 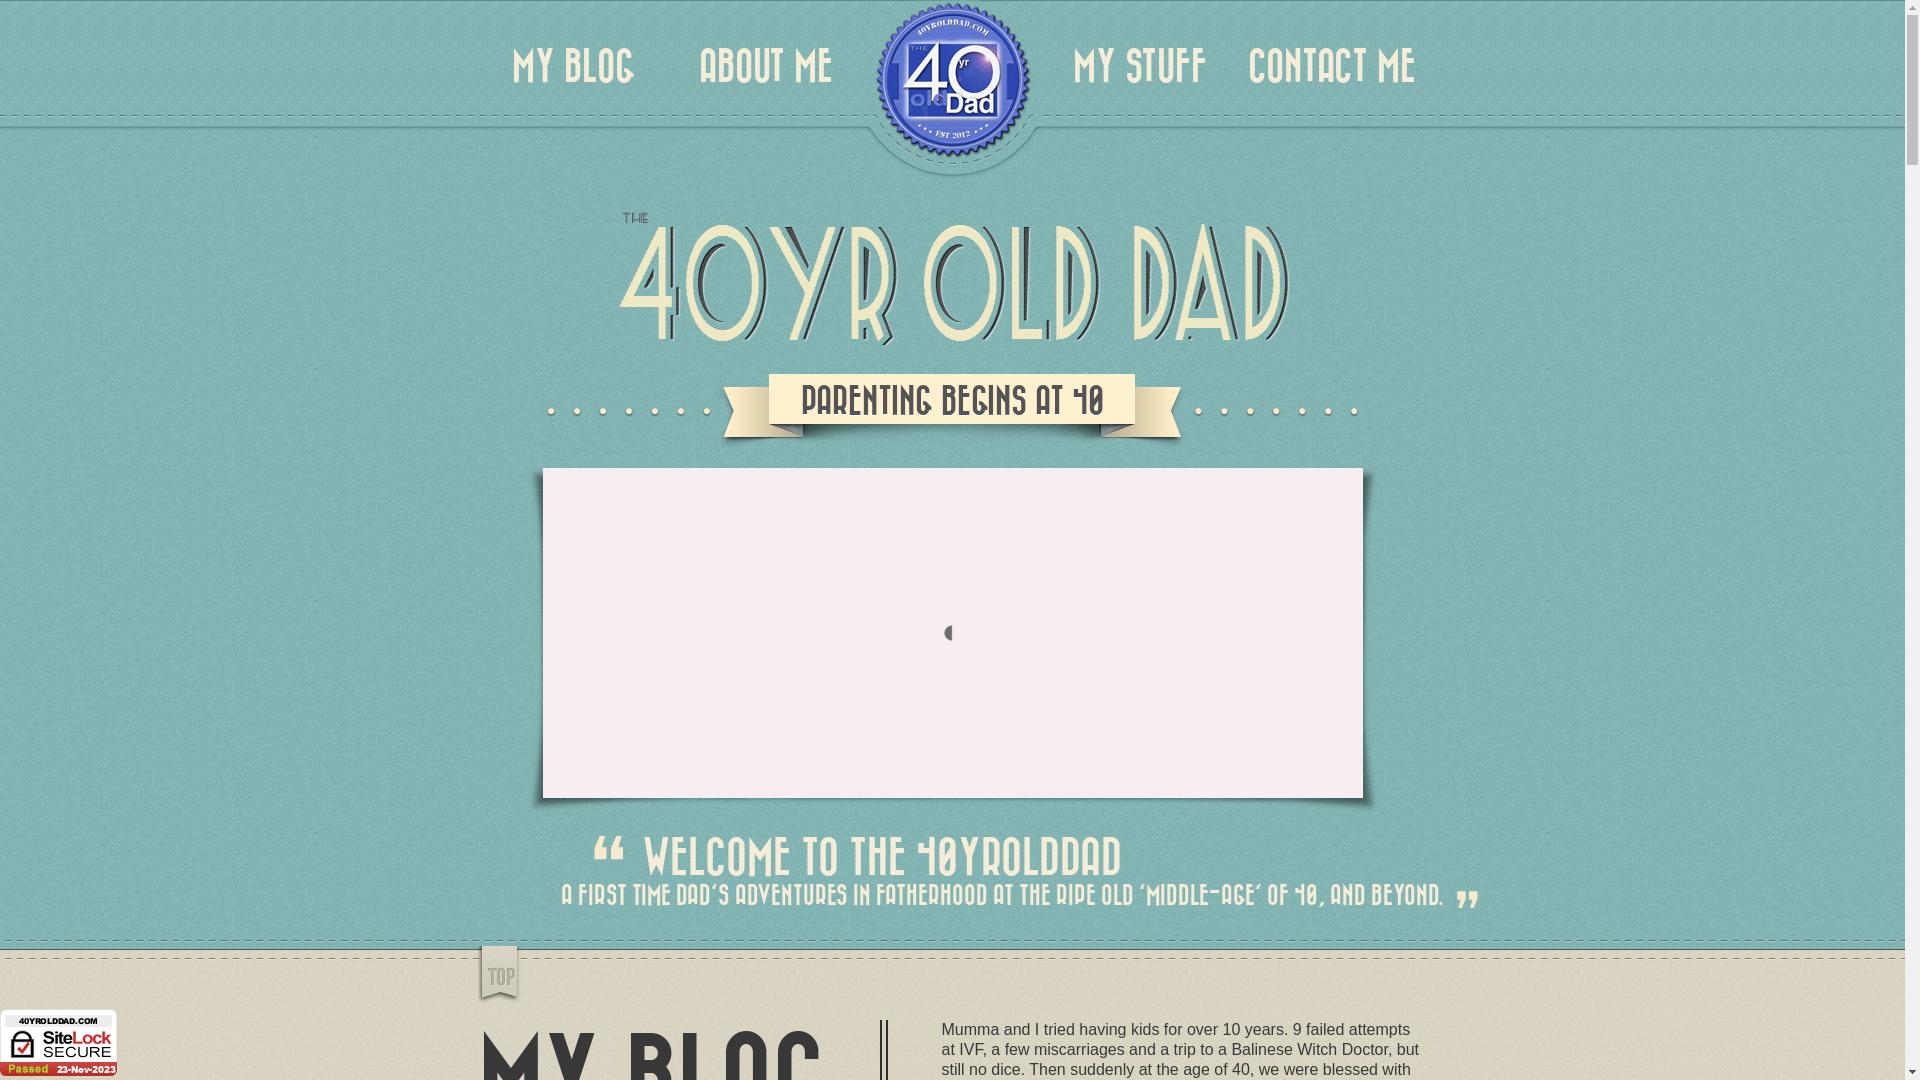 What do you see at coordinates (1140, 66) in the screenshot?
I see `'MY STUFF'` at bounding box center [1140, 66].